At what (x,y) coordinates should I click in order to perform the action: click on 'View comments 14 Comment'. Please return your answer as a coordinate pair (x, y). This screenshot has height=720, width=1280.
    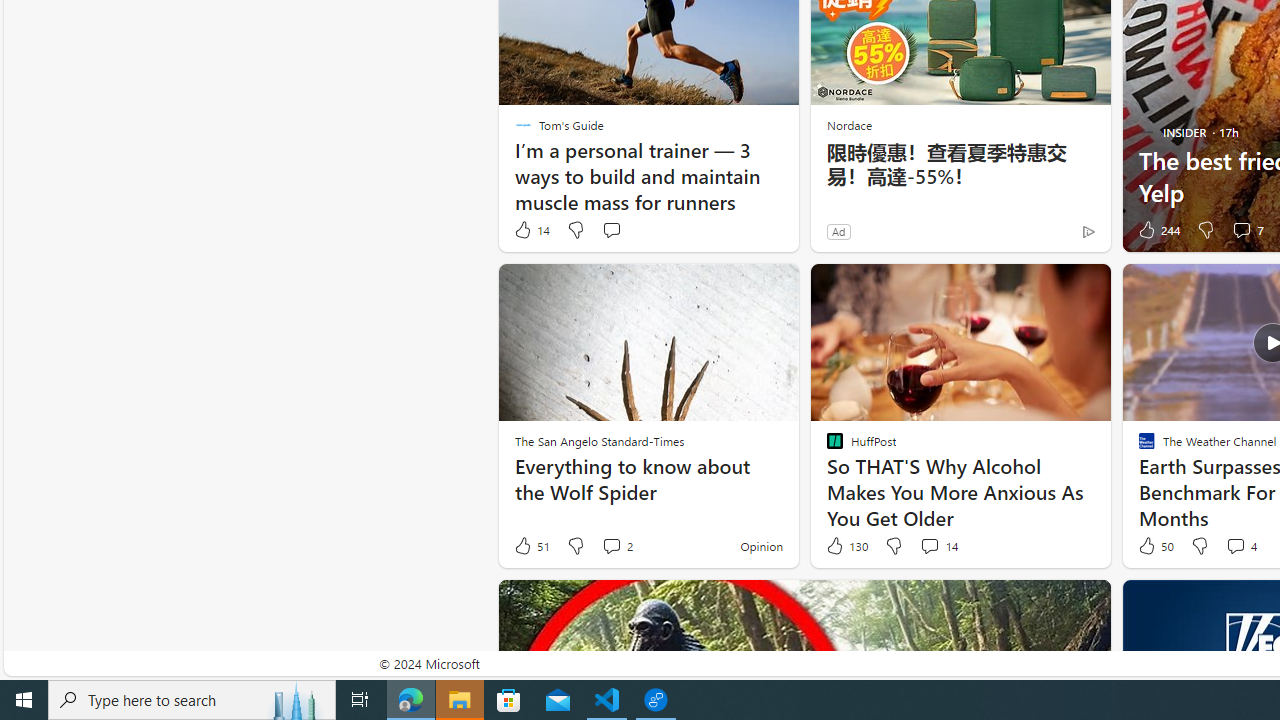
    Looking at the image, I should click on (937, 546).